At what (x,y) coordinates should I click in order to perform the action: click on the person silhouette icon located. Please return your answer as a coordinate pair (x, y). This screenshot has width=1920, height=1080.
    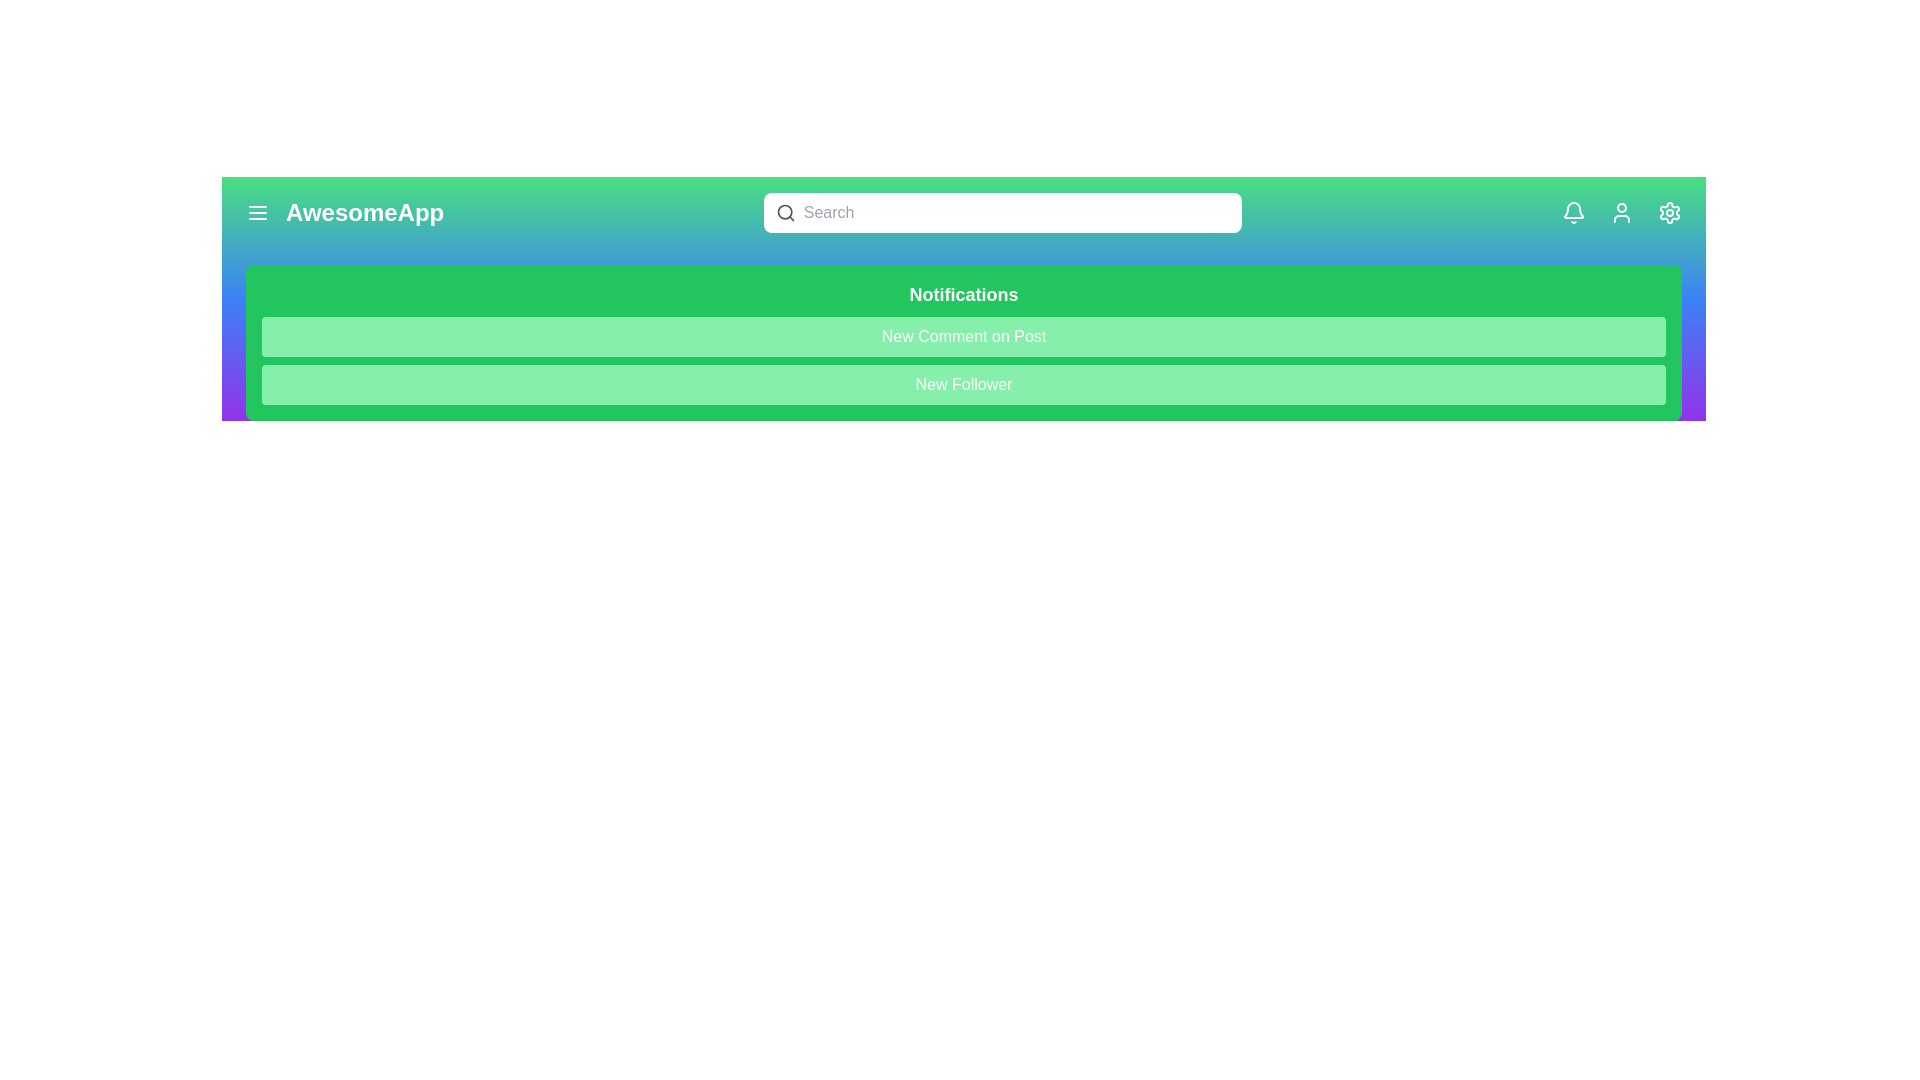
    Looking at the image, I should click on (1622, 212).